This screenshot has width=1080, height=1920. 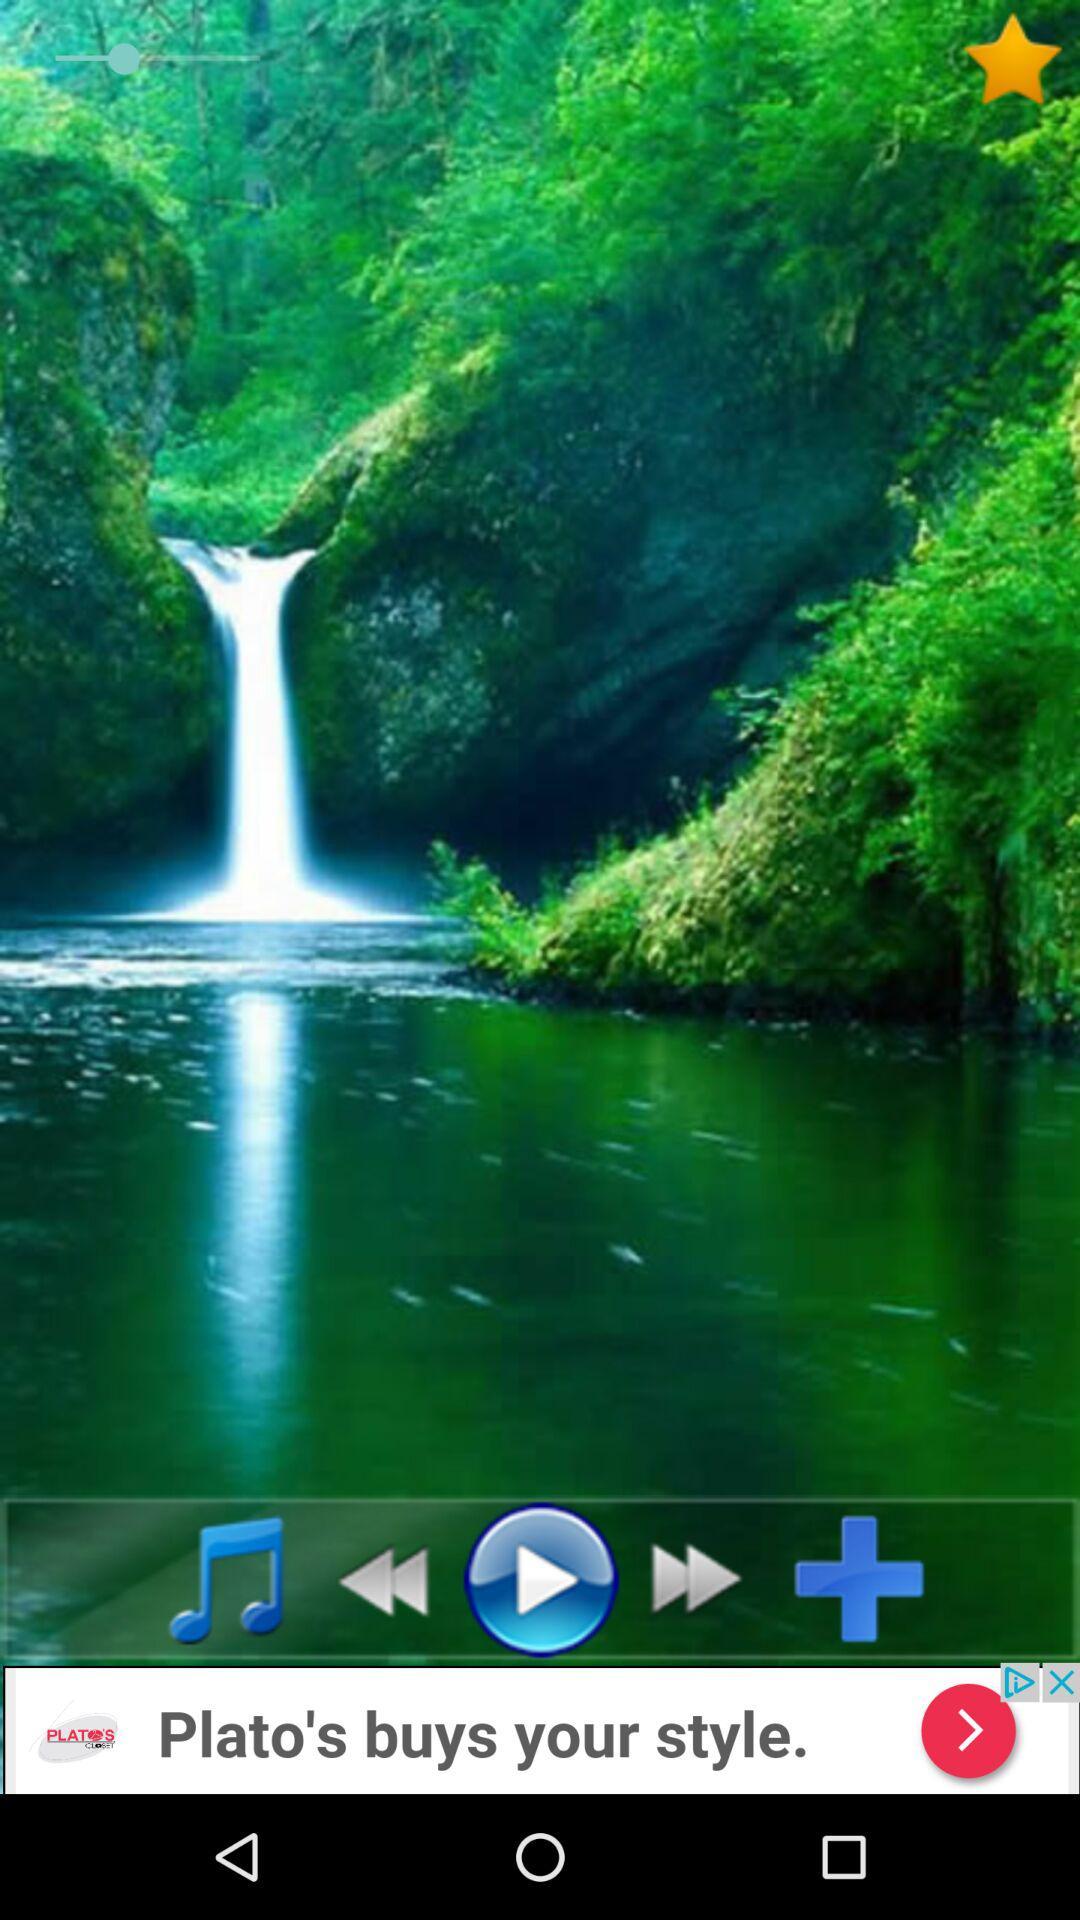 I want to click on the music icon, so click(x=204, y=1577).